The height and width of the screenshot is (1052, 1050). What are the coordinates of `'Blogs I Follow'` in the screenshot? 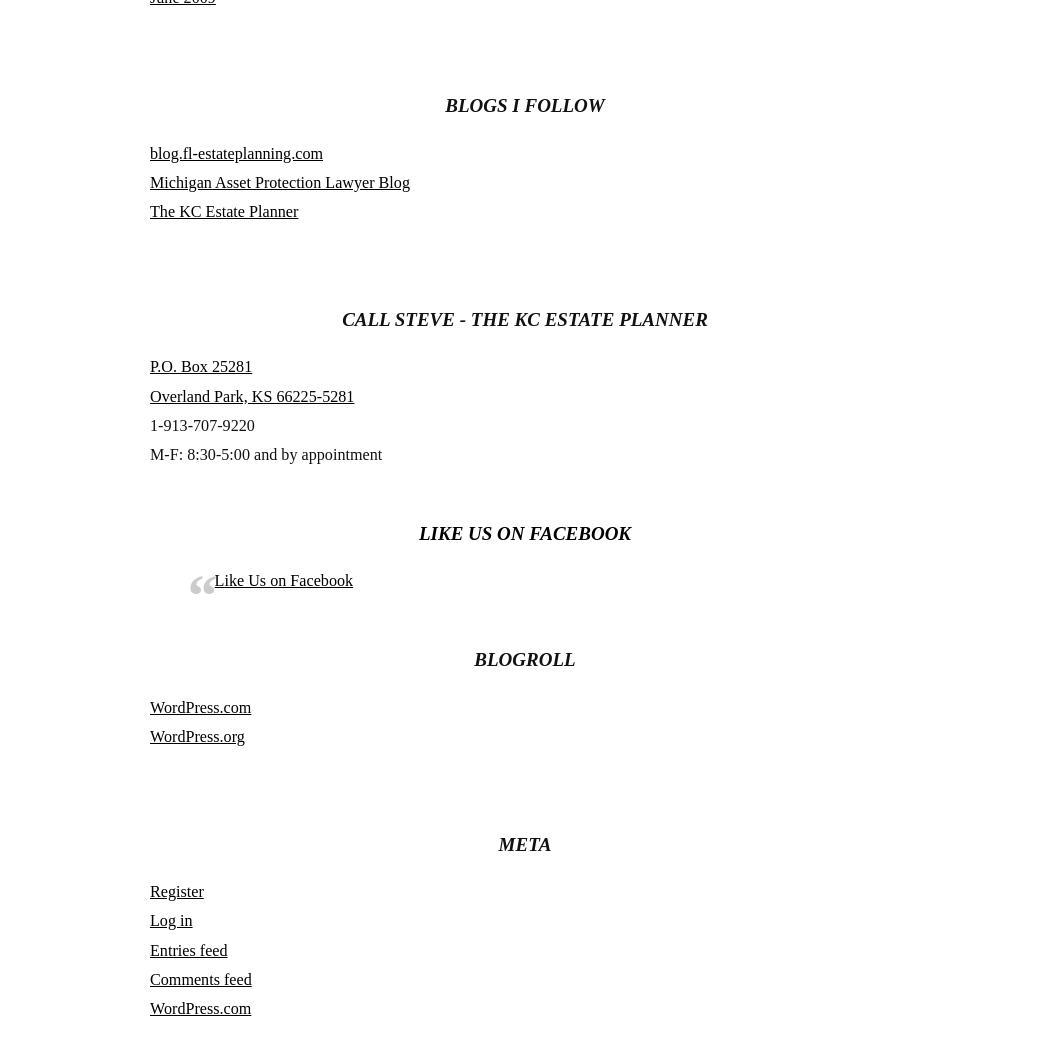 It's located at (523, 105).